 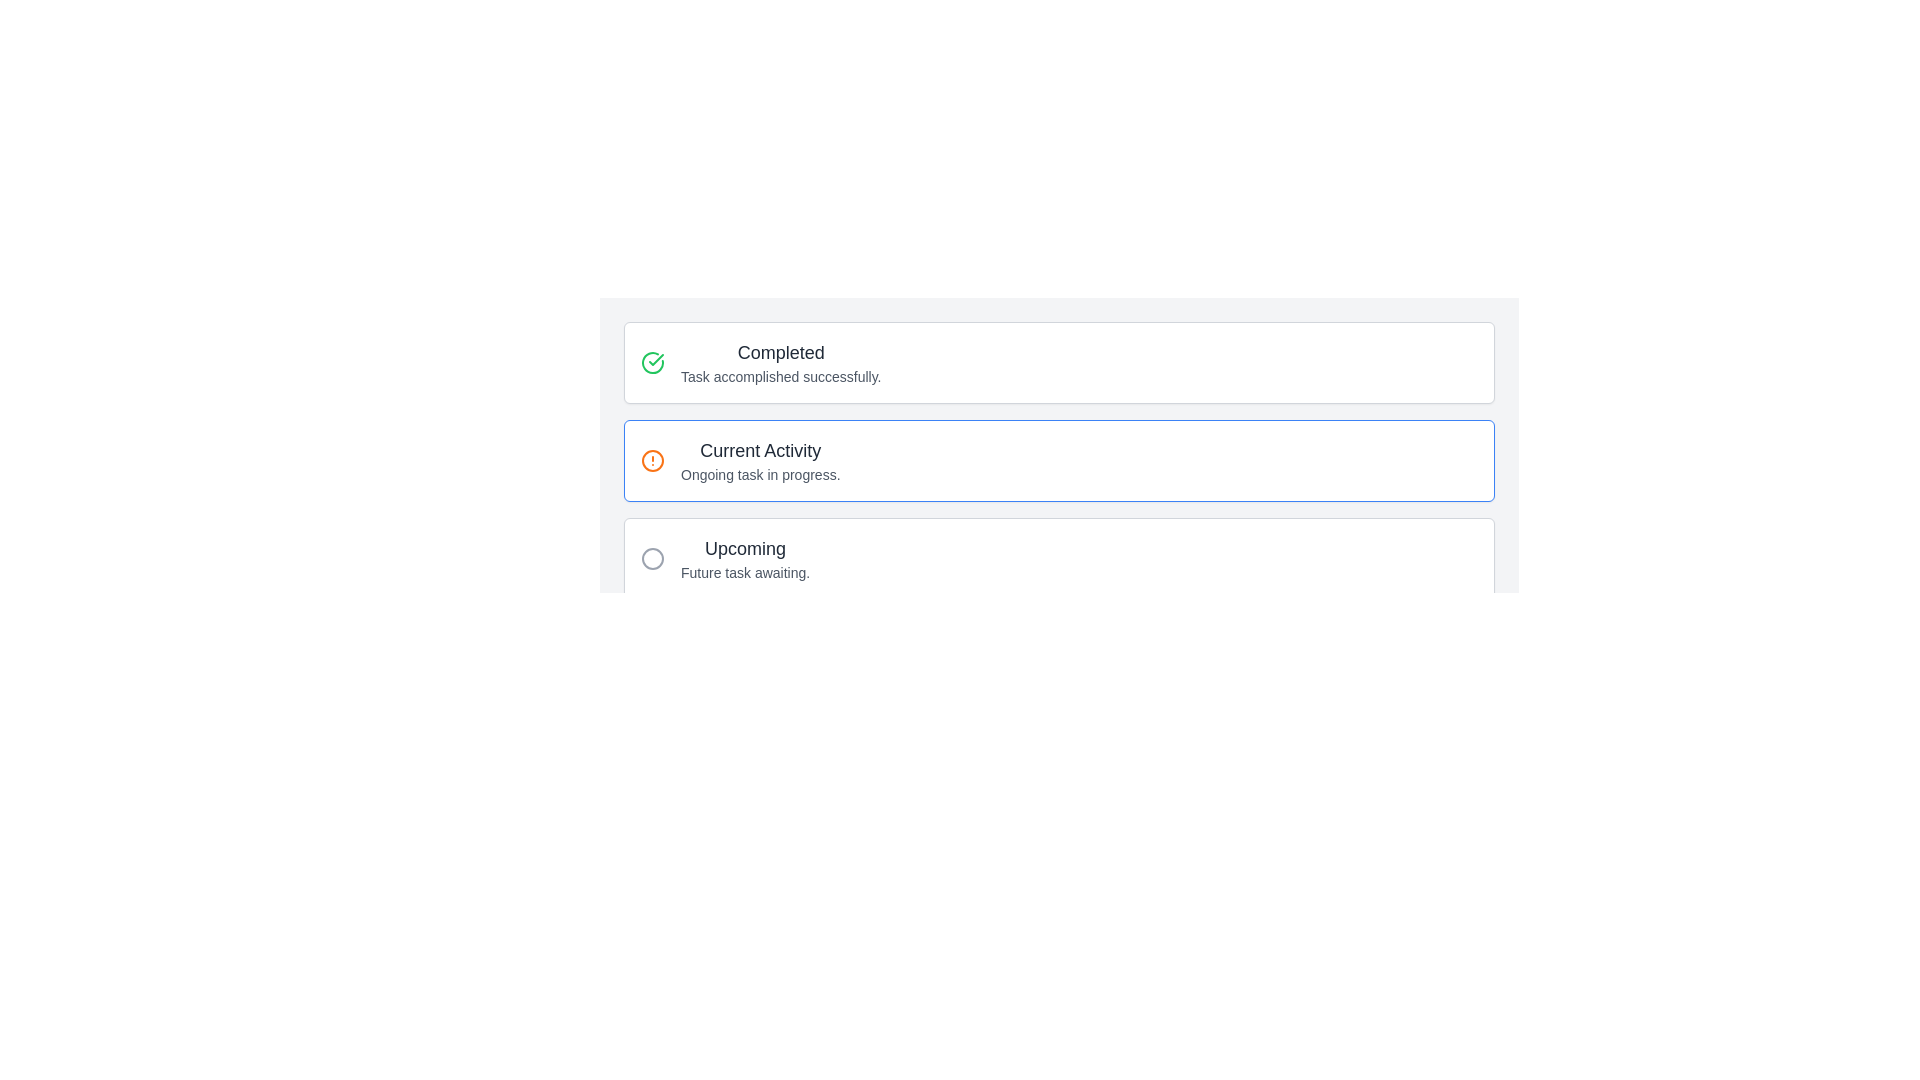 I want to click on the decorative or status icon associated with the 'Upcoming' task, located to the left of the 'Upcoming' label, so click(x=652, y=559).